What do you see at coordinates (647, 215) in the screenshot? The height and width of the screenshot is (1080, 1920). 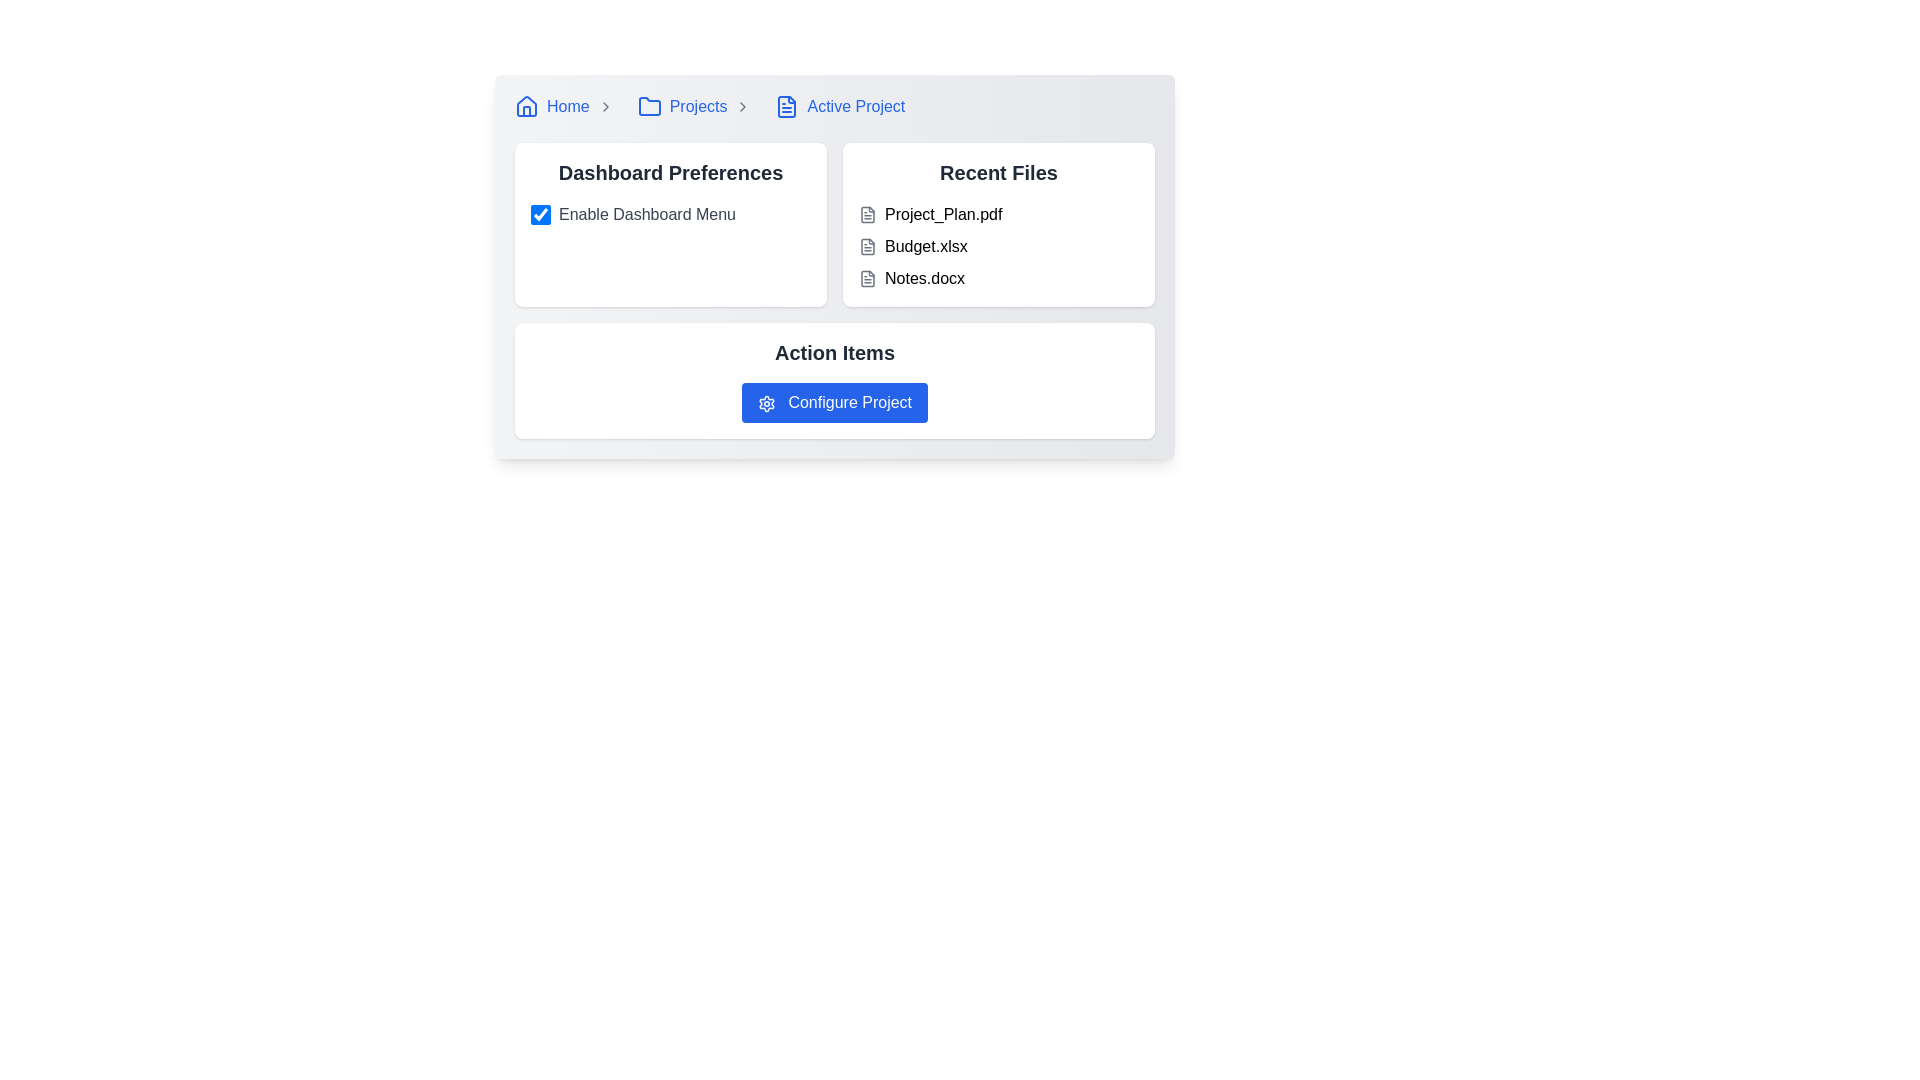 I see `the label providing context for the adjacent checkbox in the 'Dashboard Preferences' box, located at the top-left section of the box group` at bounding box center [647, 215].